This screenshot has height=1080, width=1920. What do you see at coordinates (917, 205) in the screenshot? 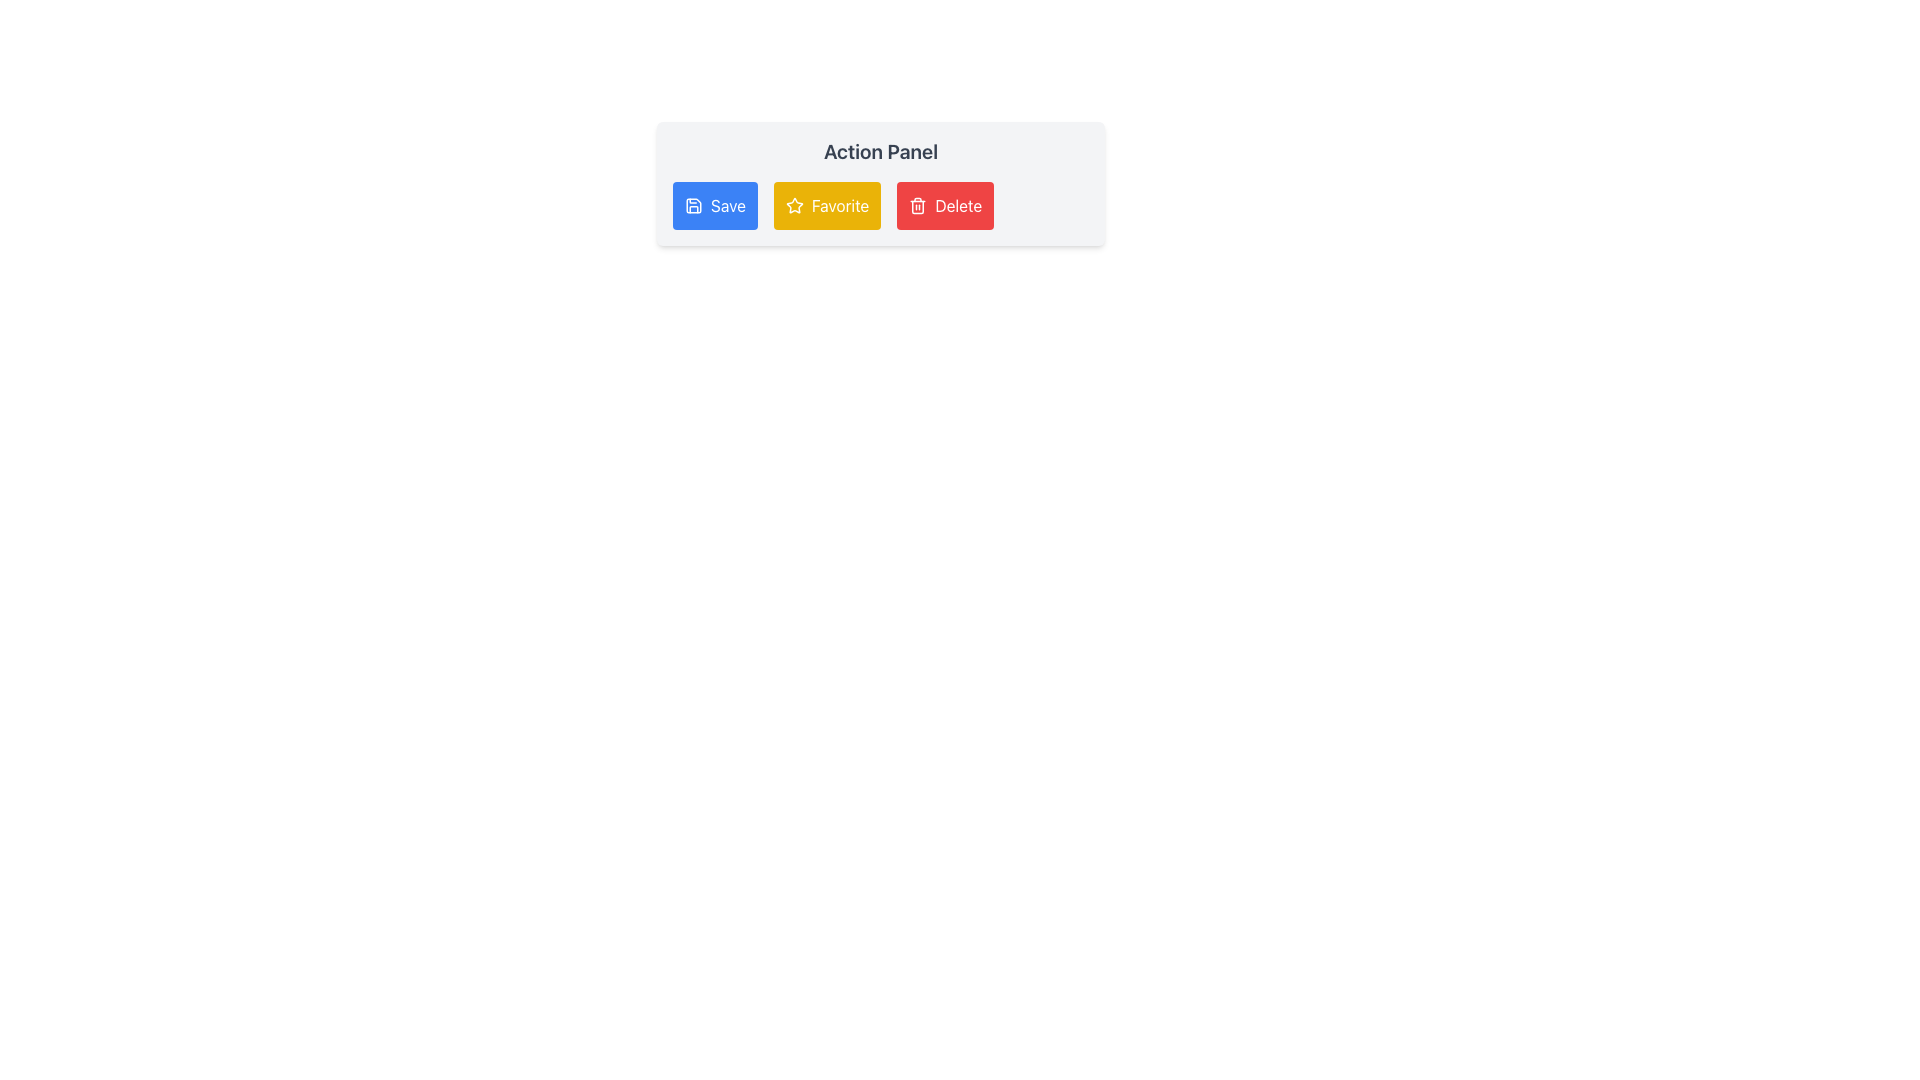
I see `the trash bin icon located to the left of the 'Delete' label within the red button, which is the leftmost part of the 'Delete' button` at bounding box center [917, 205].